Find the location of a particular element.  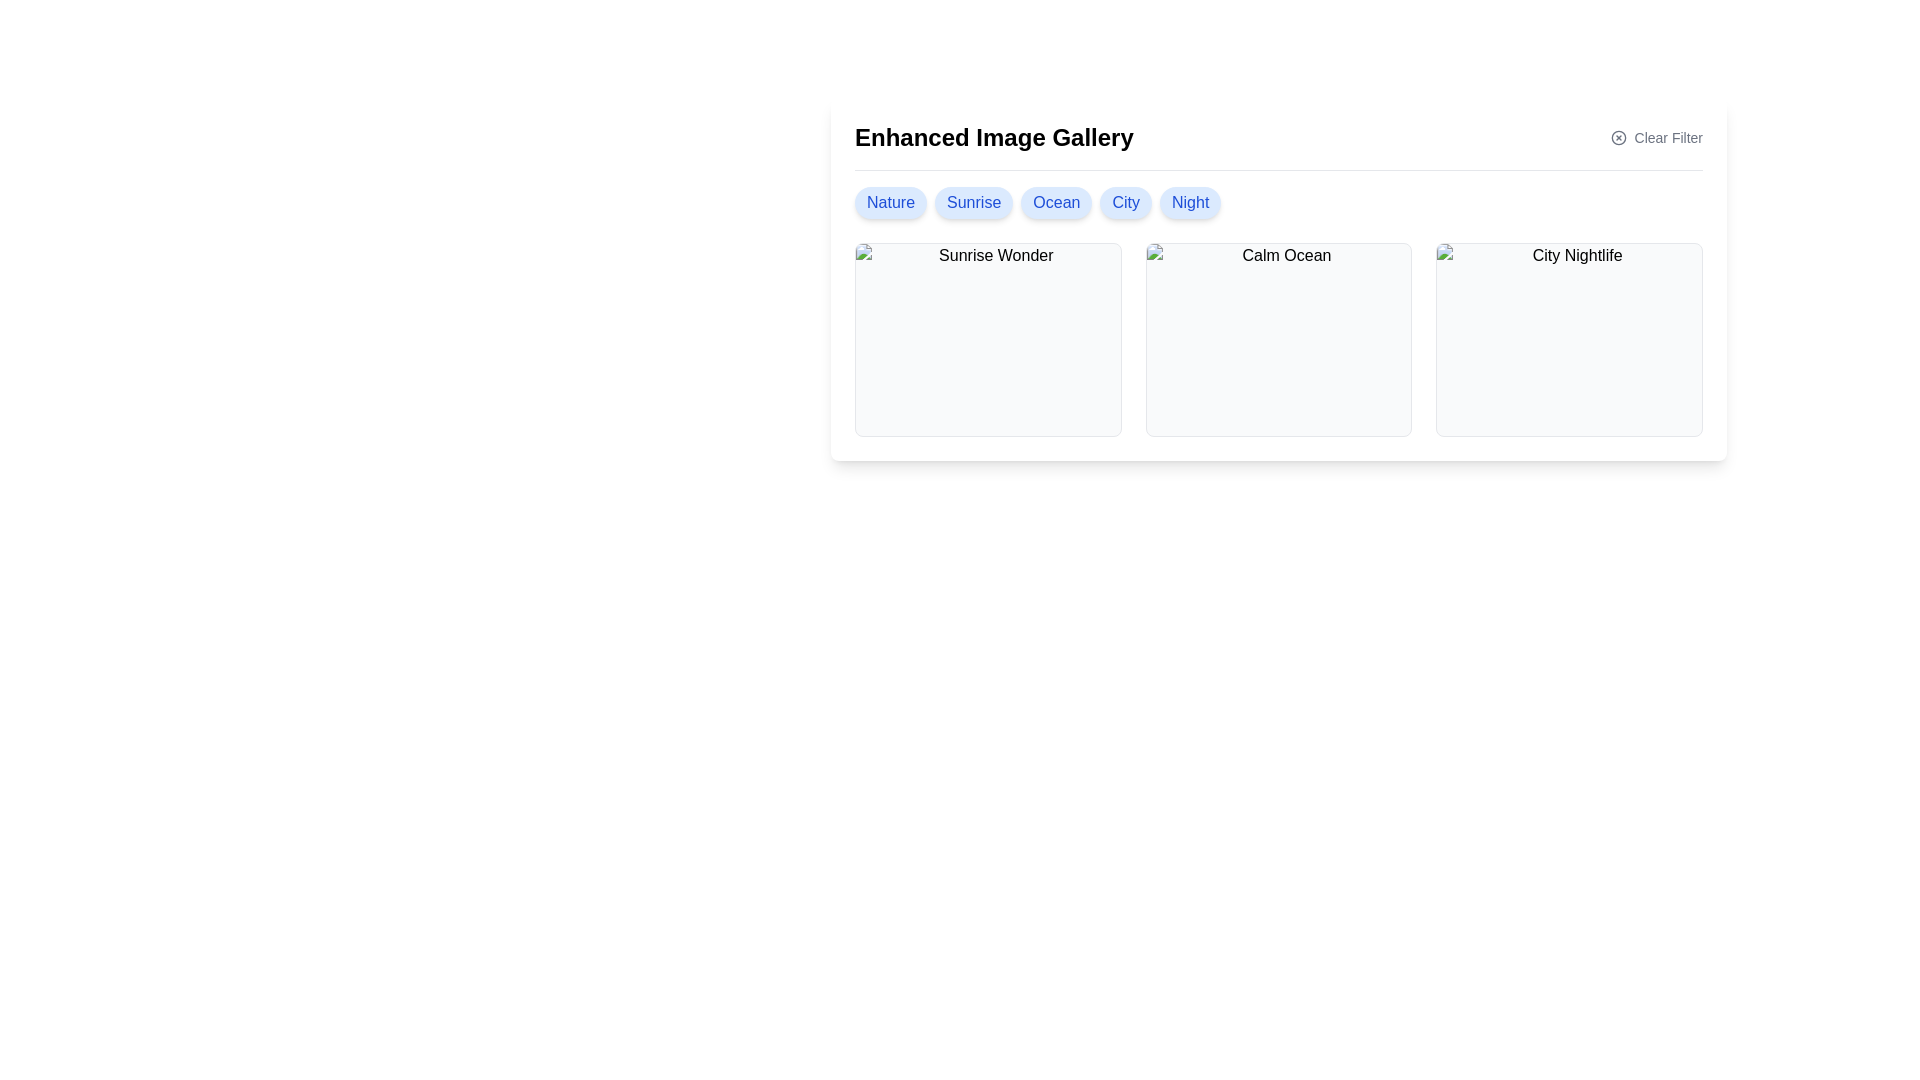

the 'Clear Filter' text label located at the upper right corner of the interface to clear filters is located at coordinates (1668, 137).